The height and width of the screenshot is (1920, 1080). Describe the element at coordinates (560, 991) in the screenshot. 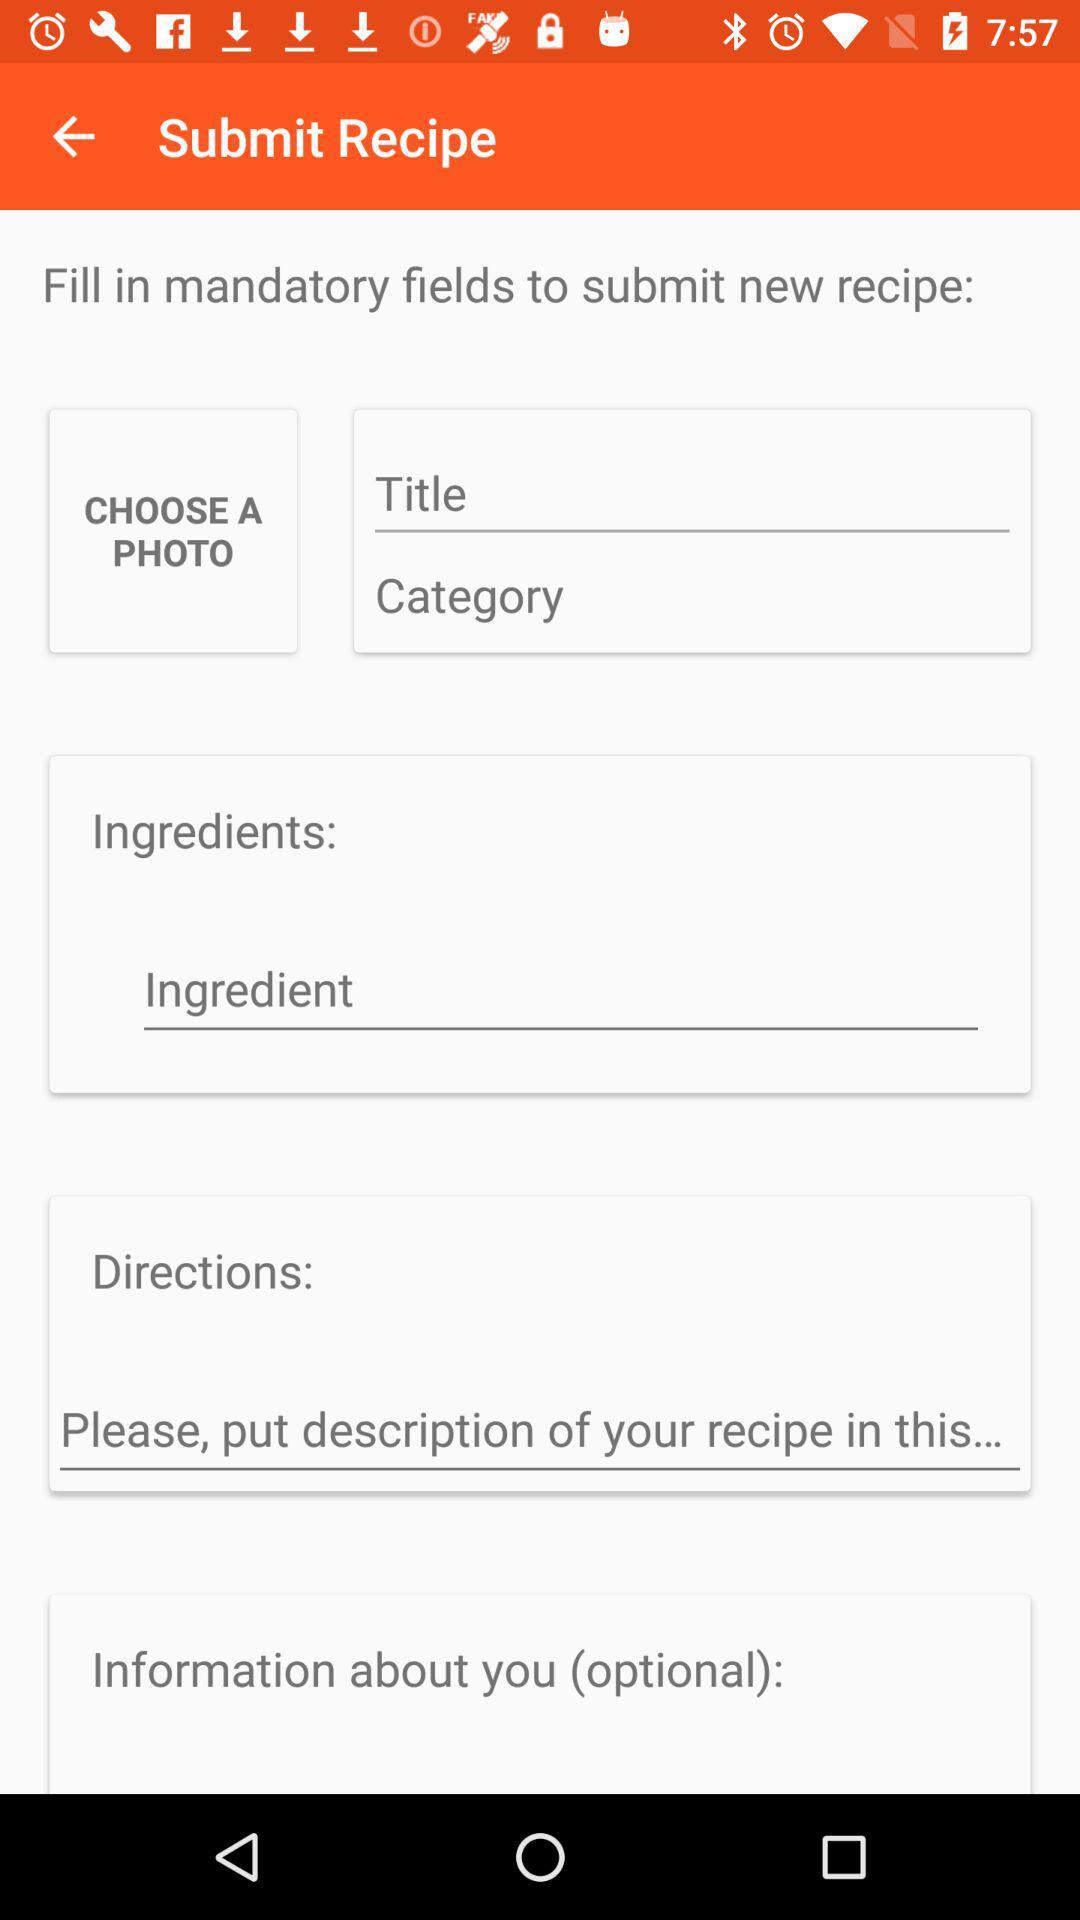

I see `ingredient` at that location.